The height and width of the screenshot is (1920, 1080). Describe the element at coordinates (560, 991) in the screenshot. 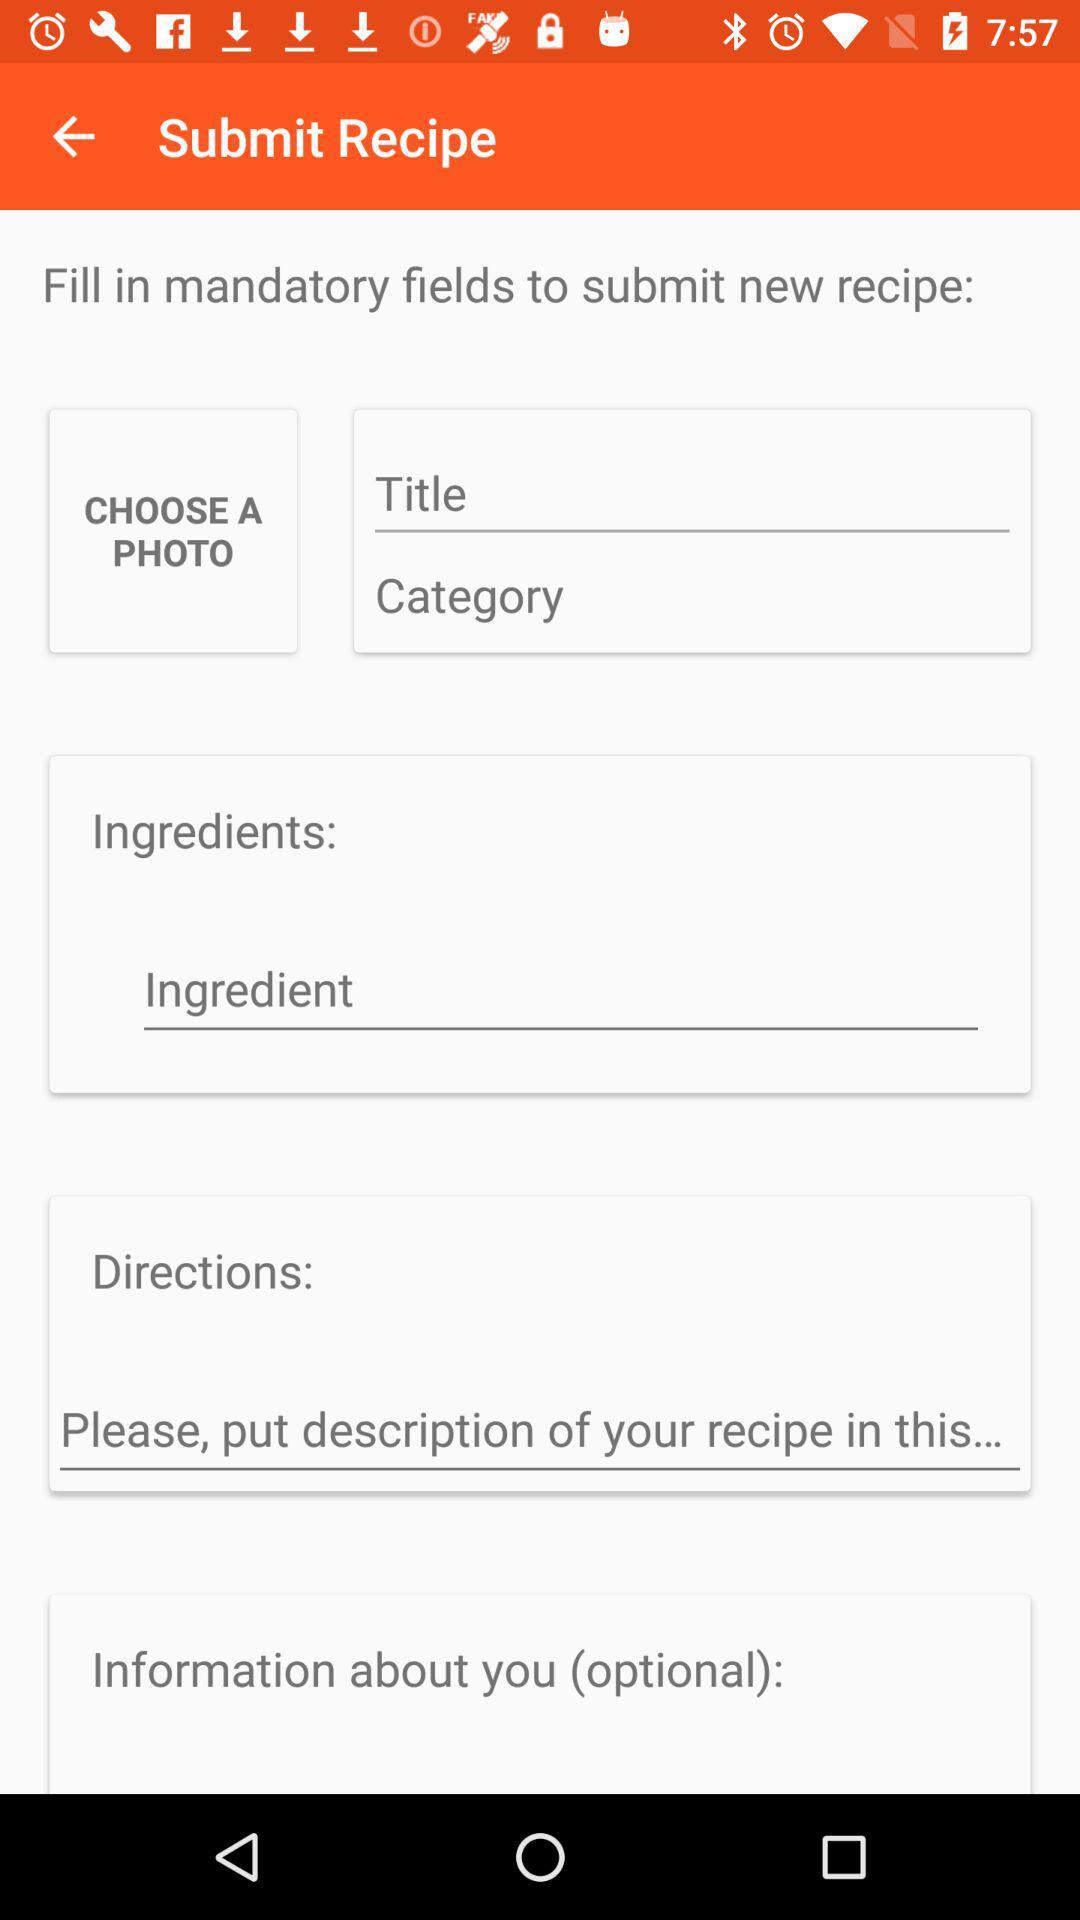

I see `ingredient` at that location.